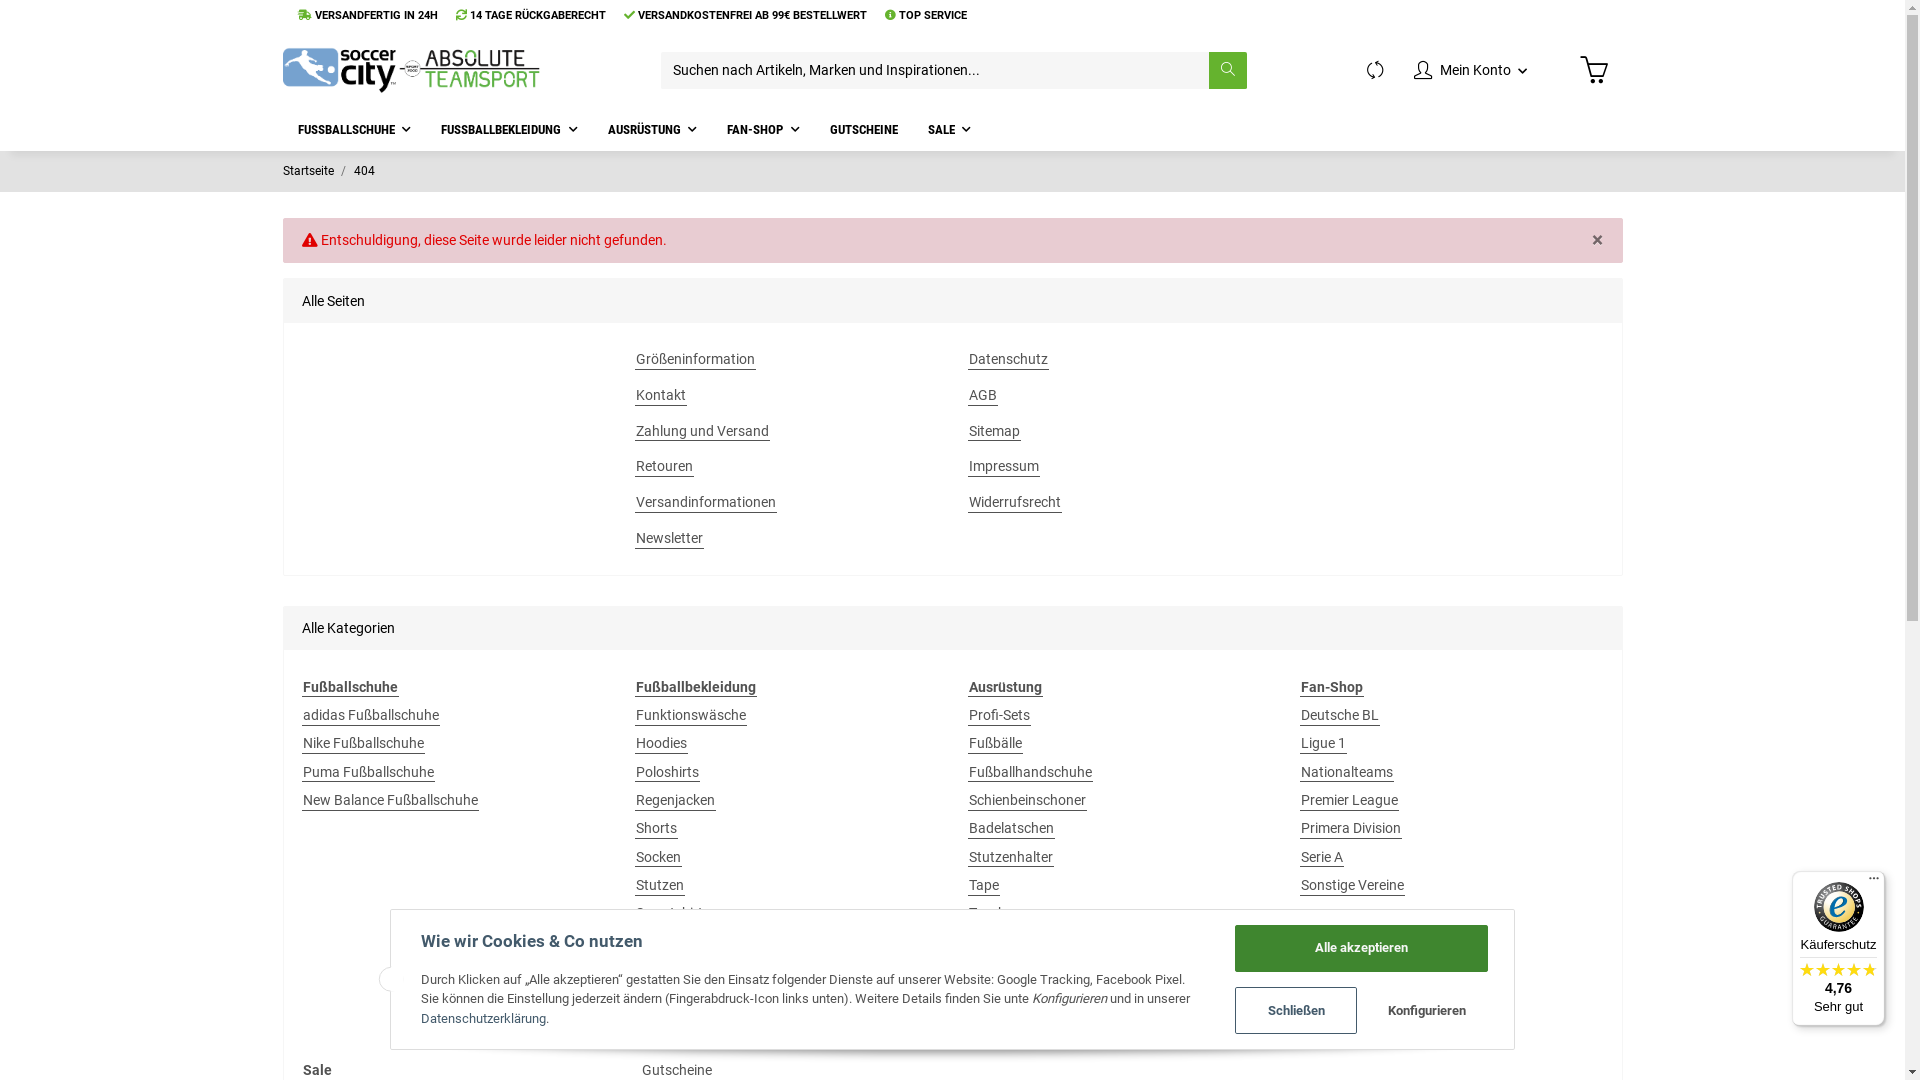 The height and width of the screenshot is (1080, 1920). I want to click on 'Profi-Sets', so click(999, 714).